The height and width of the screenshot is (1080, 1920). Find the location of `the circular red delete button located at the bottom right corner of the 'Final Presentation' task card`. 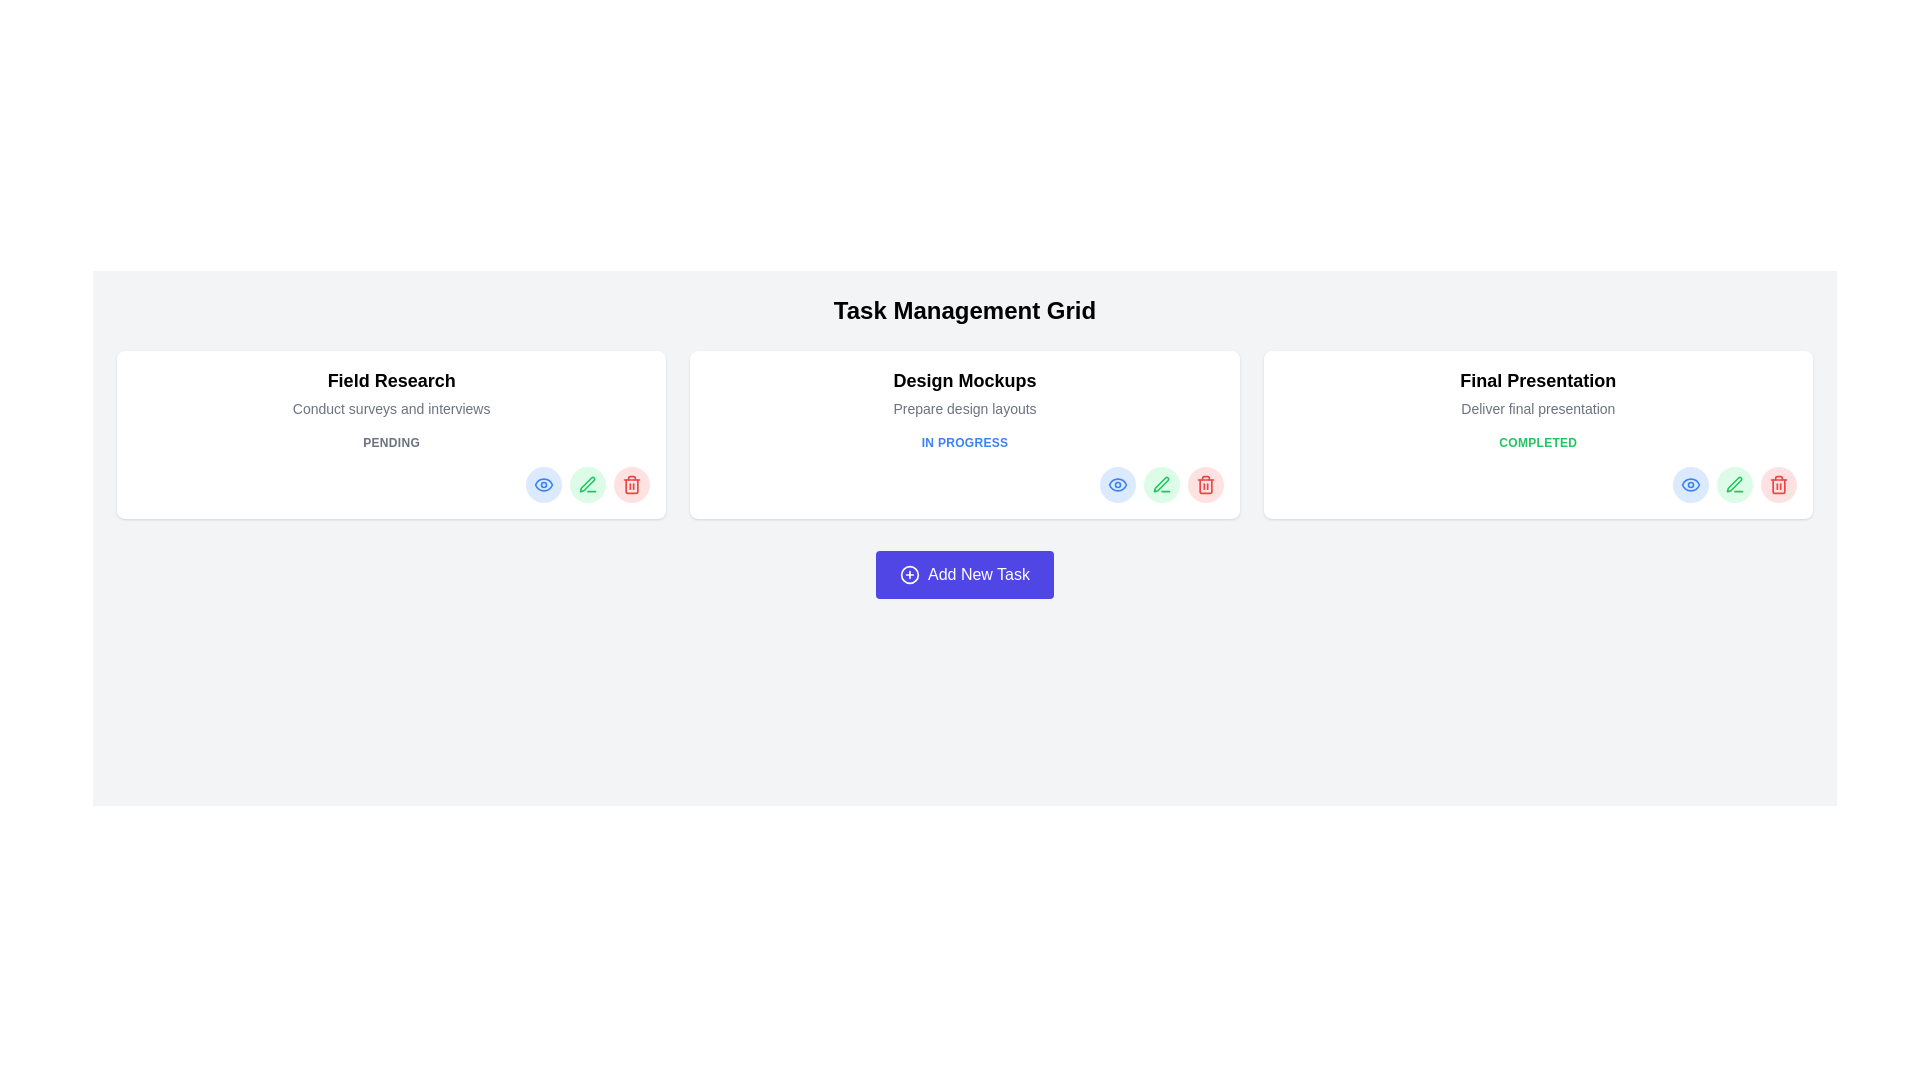

the circular red delete button located at the bottom right corner of the 'Final Presentation' task card is located at coordinates (1779, 485).